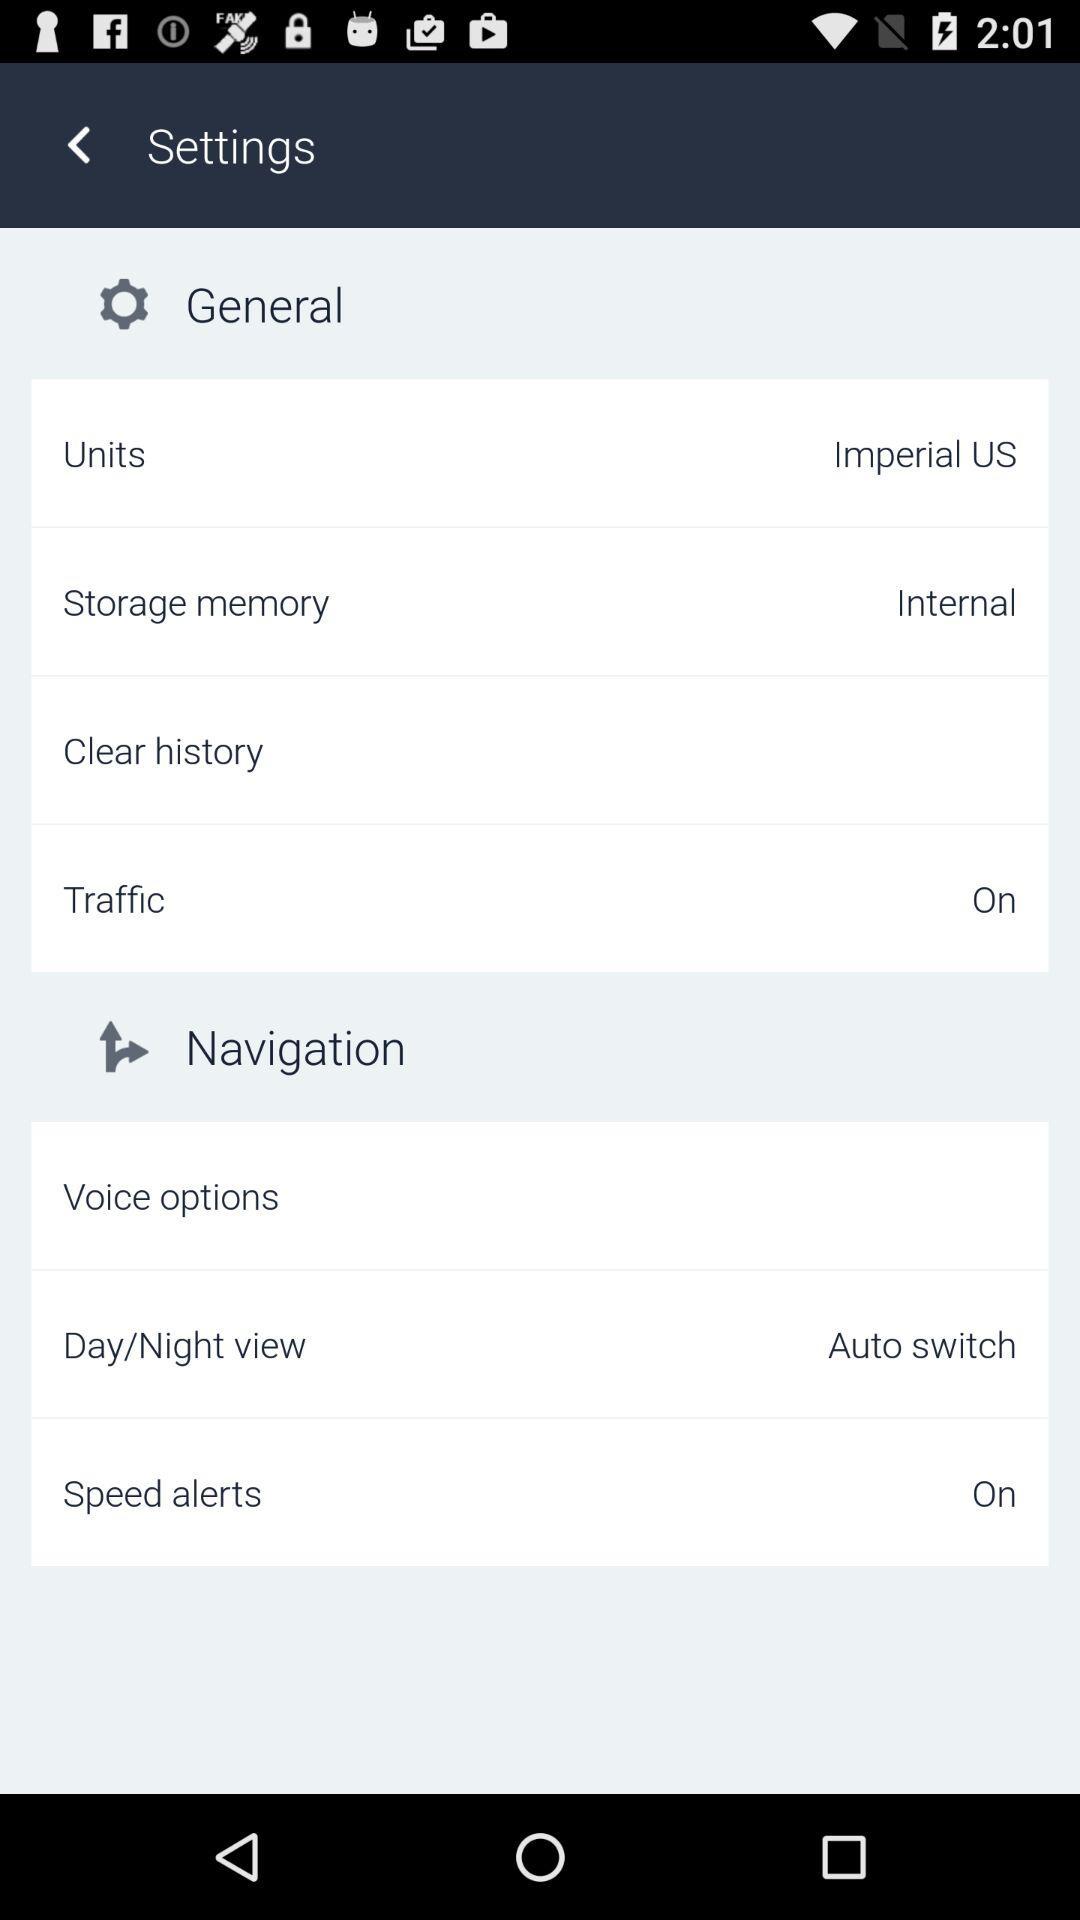 The width and height of the screenshot is (1080, 1920). What do you see at coordinates (77, 144) in the screenshot?
I see `the item to the left of settings` at bounding box center [77, 144].